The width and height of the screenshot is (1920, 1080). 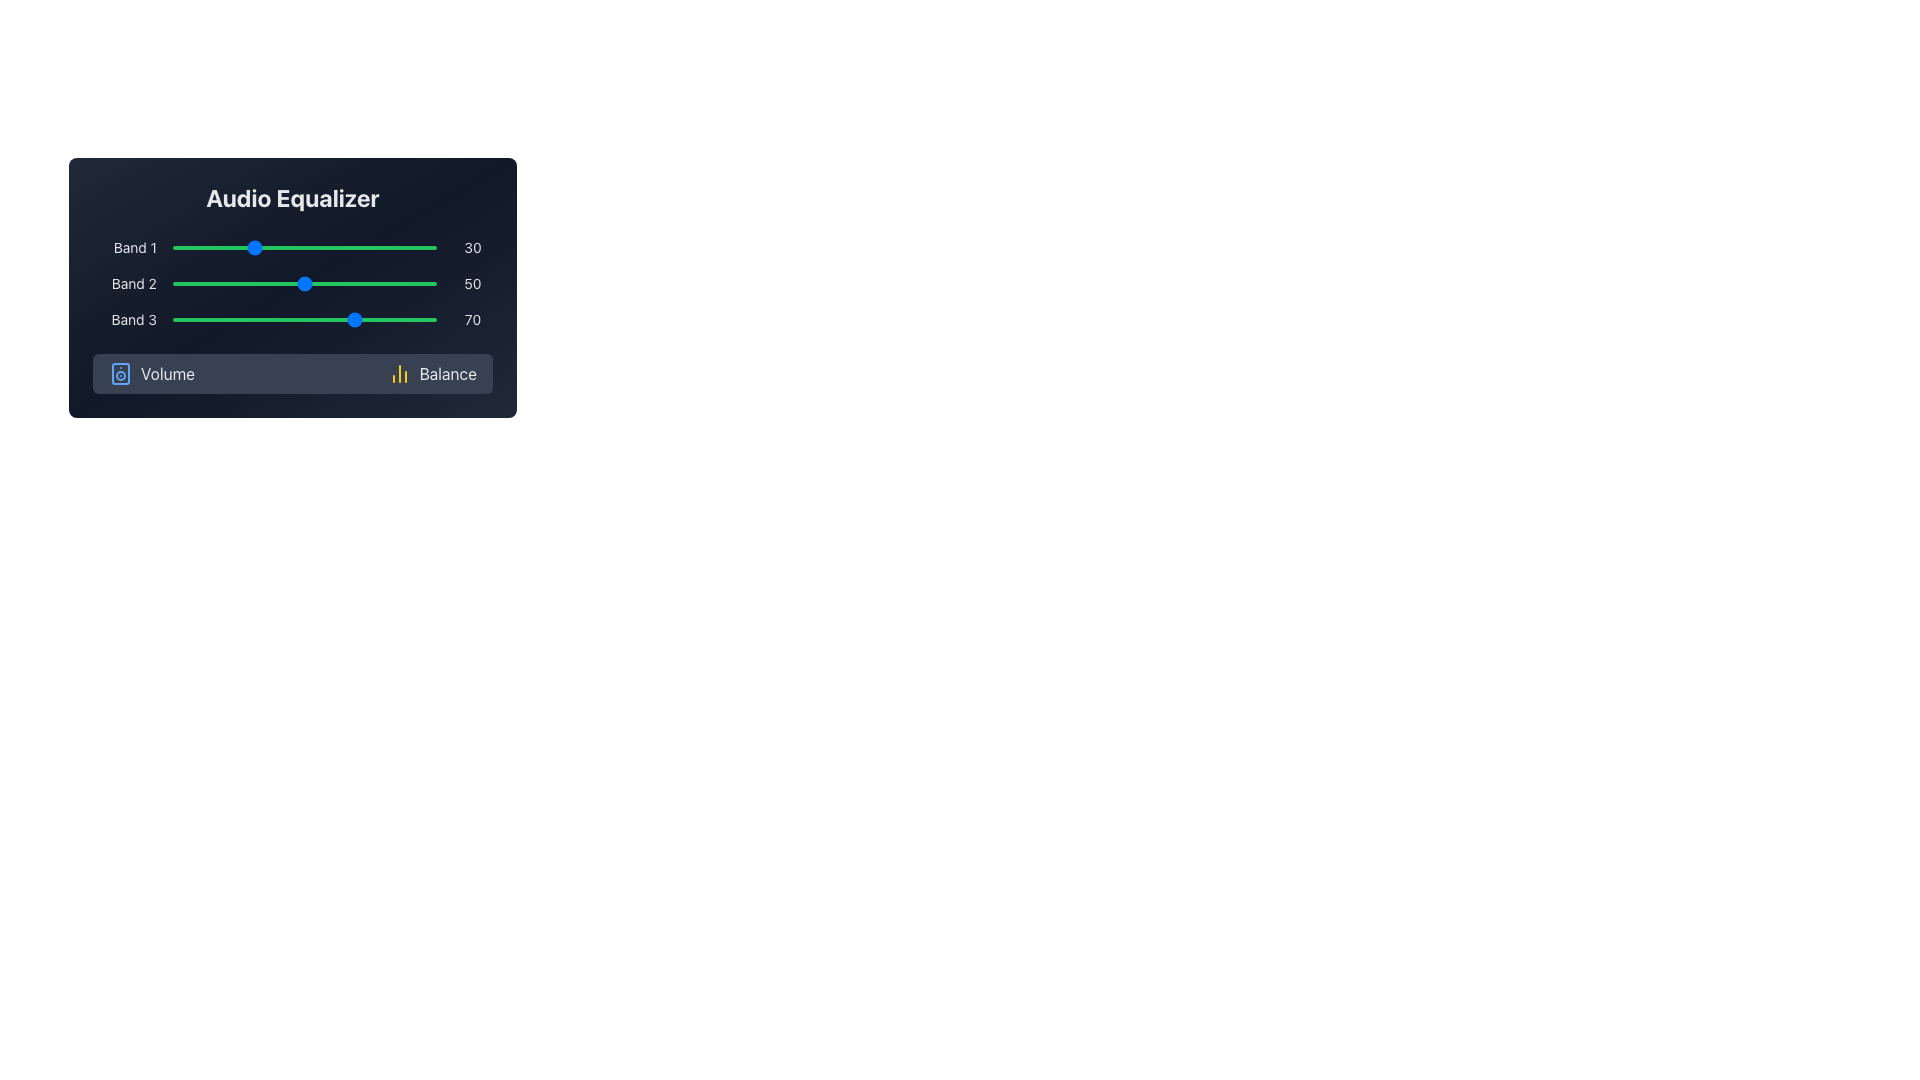 What do you see at coordinates (347, 246) in the screenshot?
I see `Band 1 equalizer value` at bounding box center [347, 246].